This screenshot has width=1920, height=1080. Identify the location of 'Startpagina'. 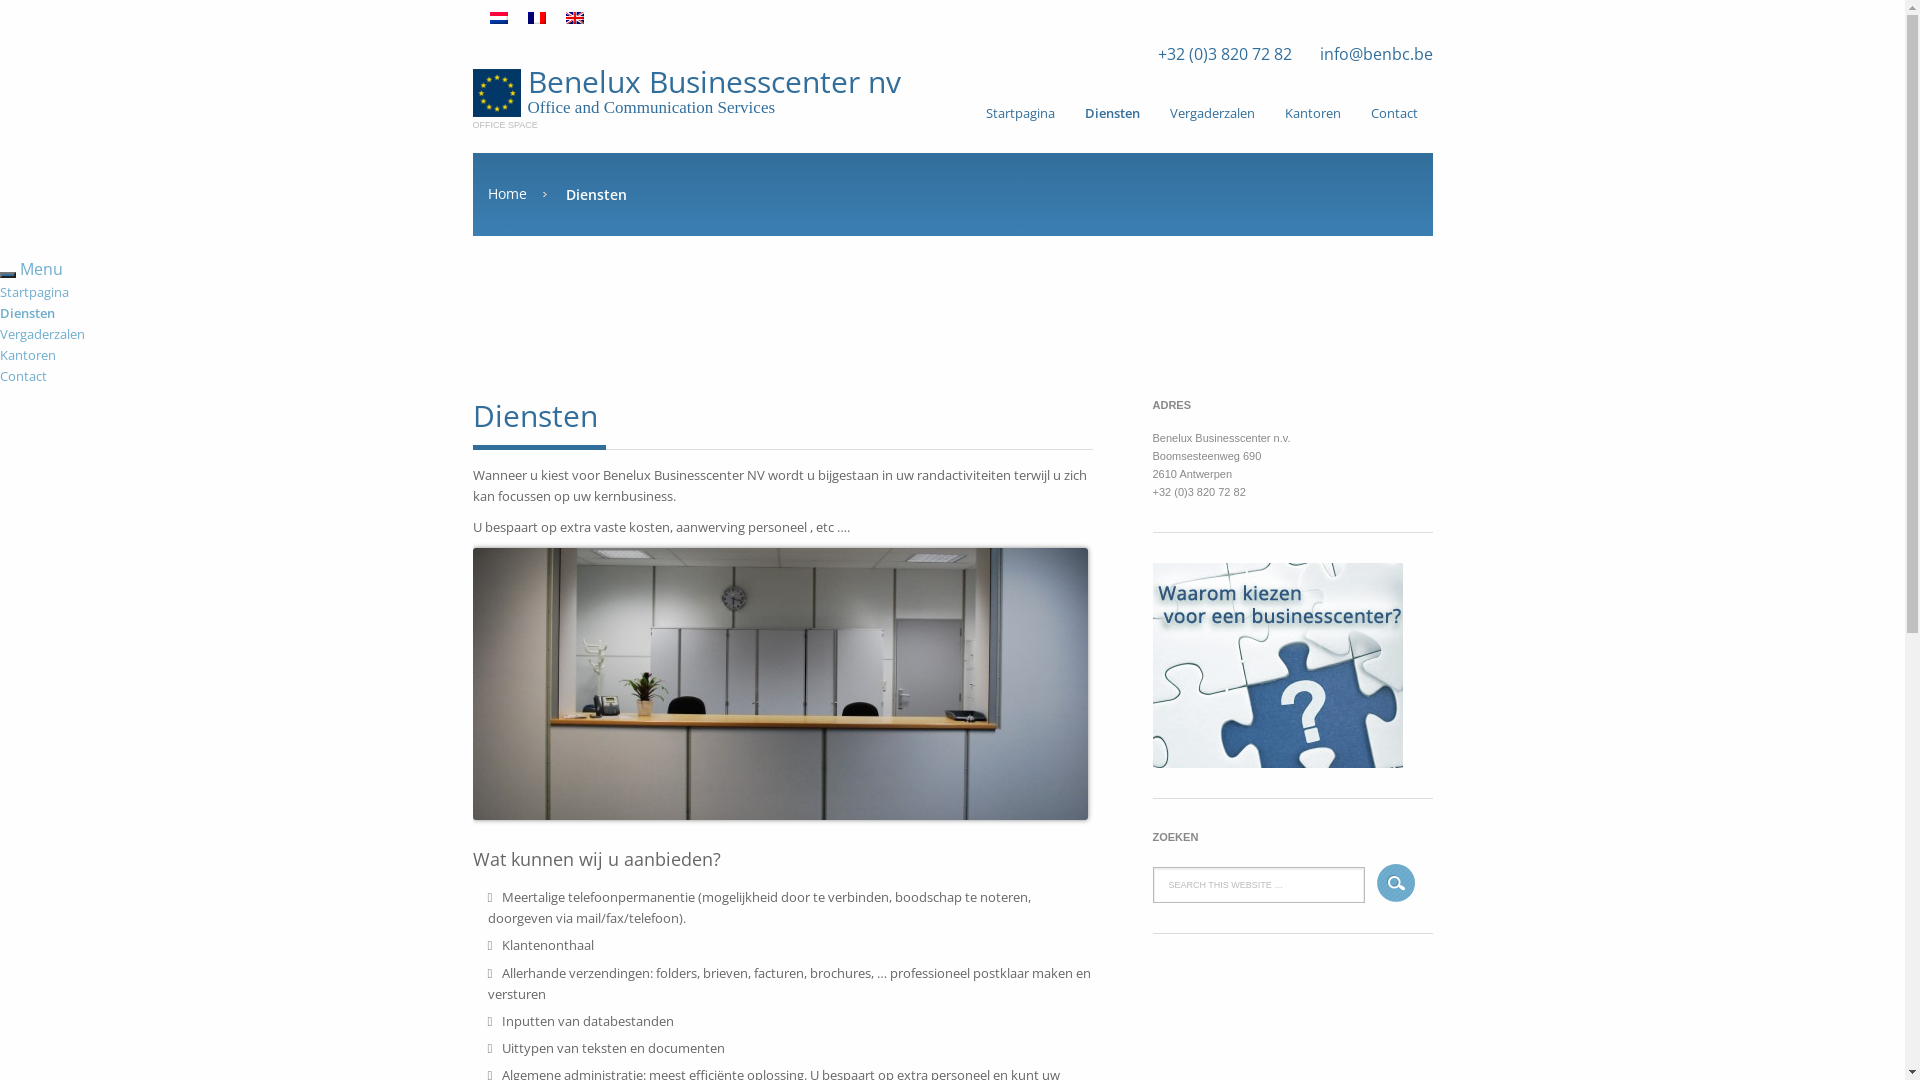
(969, 112).